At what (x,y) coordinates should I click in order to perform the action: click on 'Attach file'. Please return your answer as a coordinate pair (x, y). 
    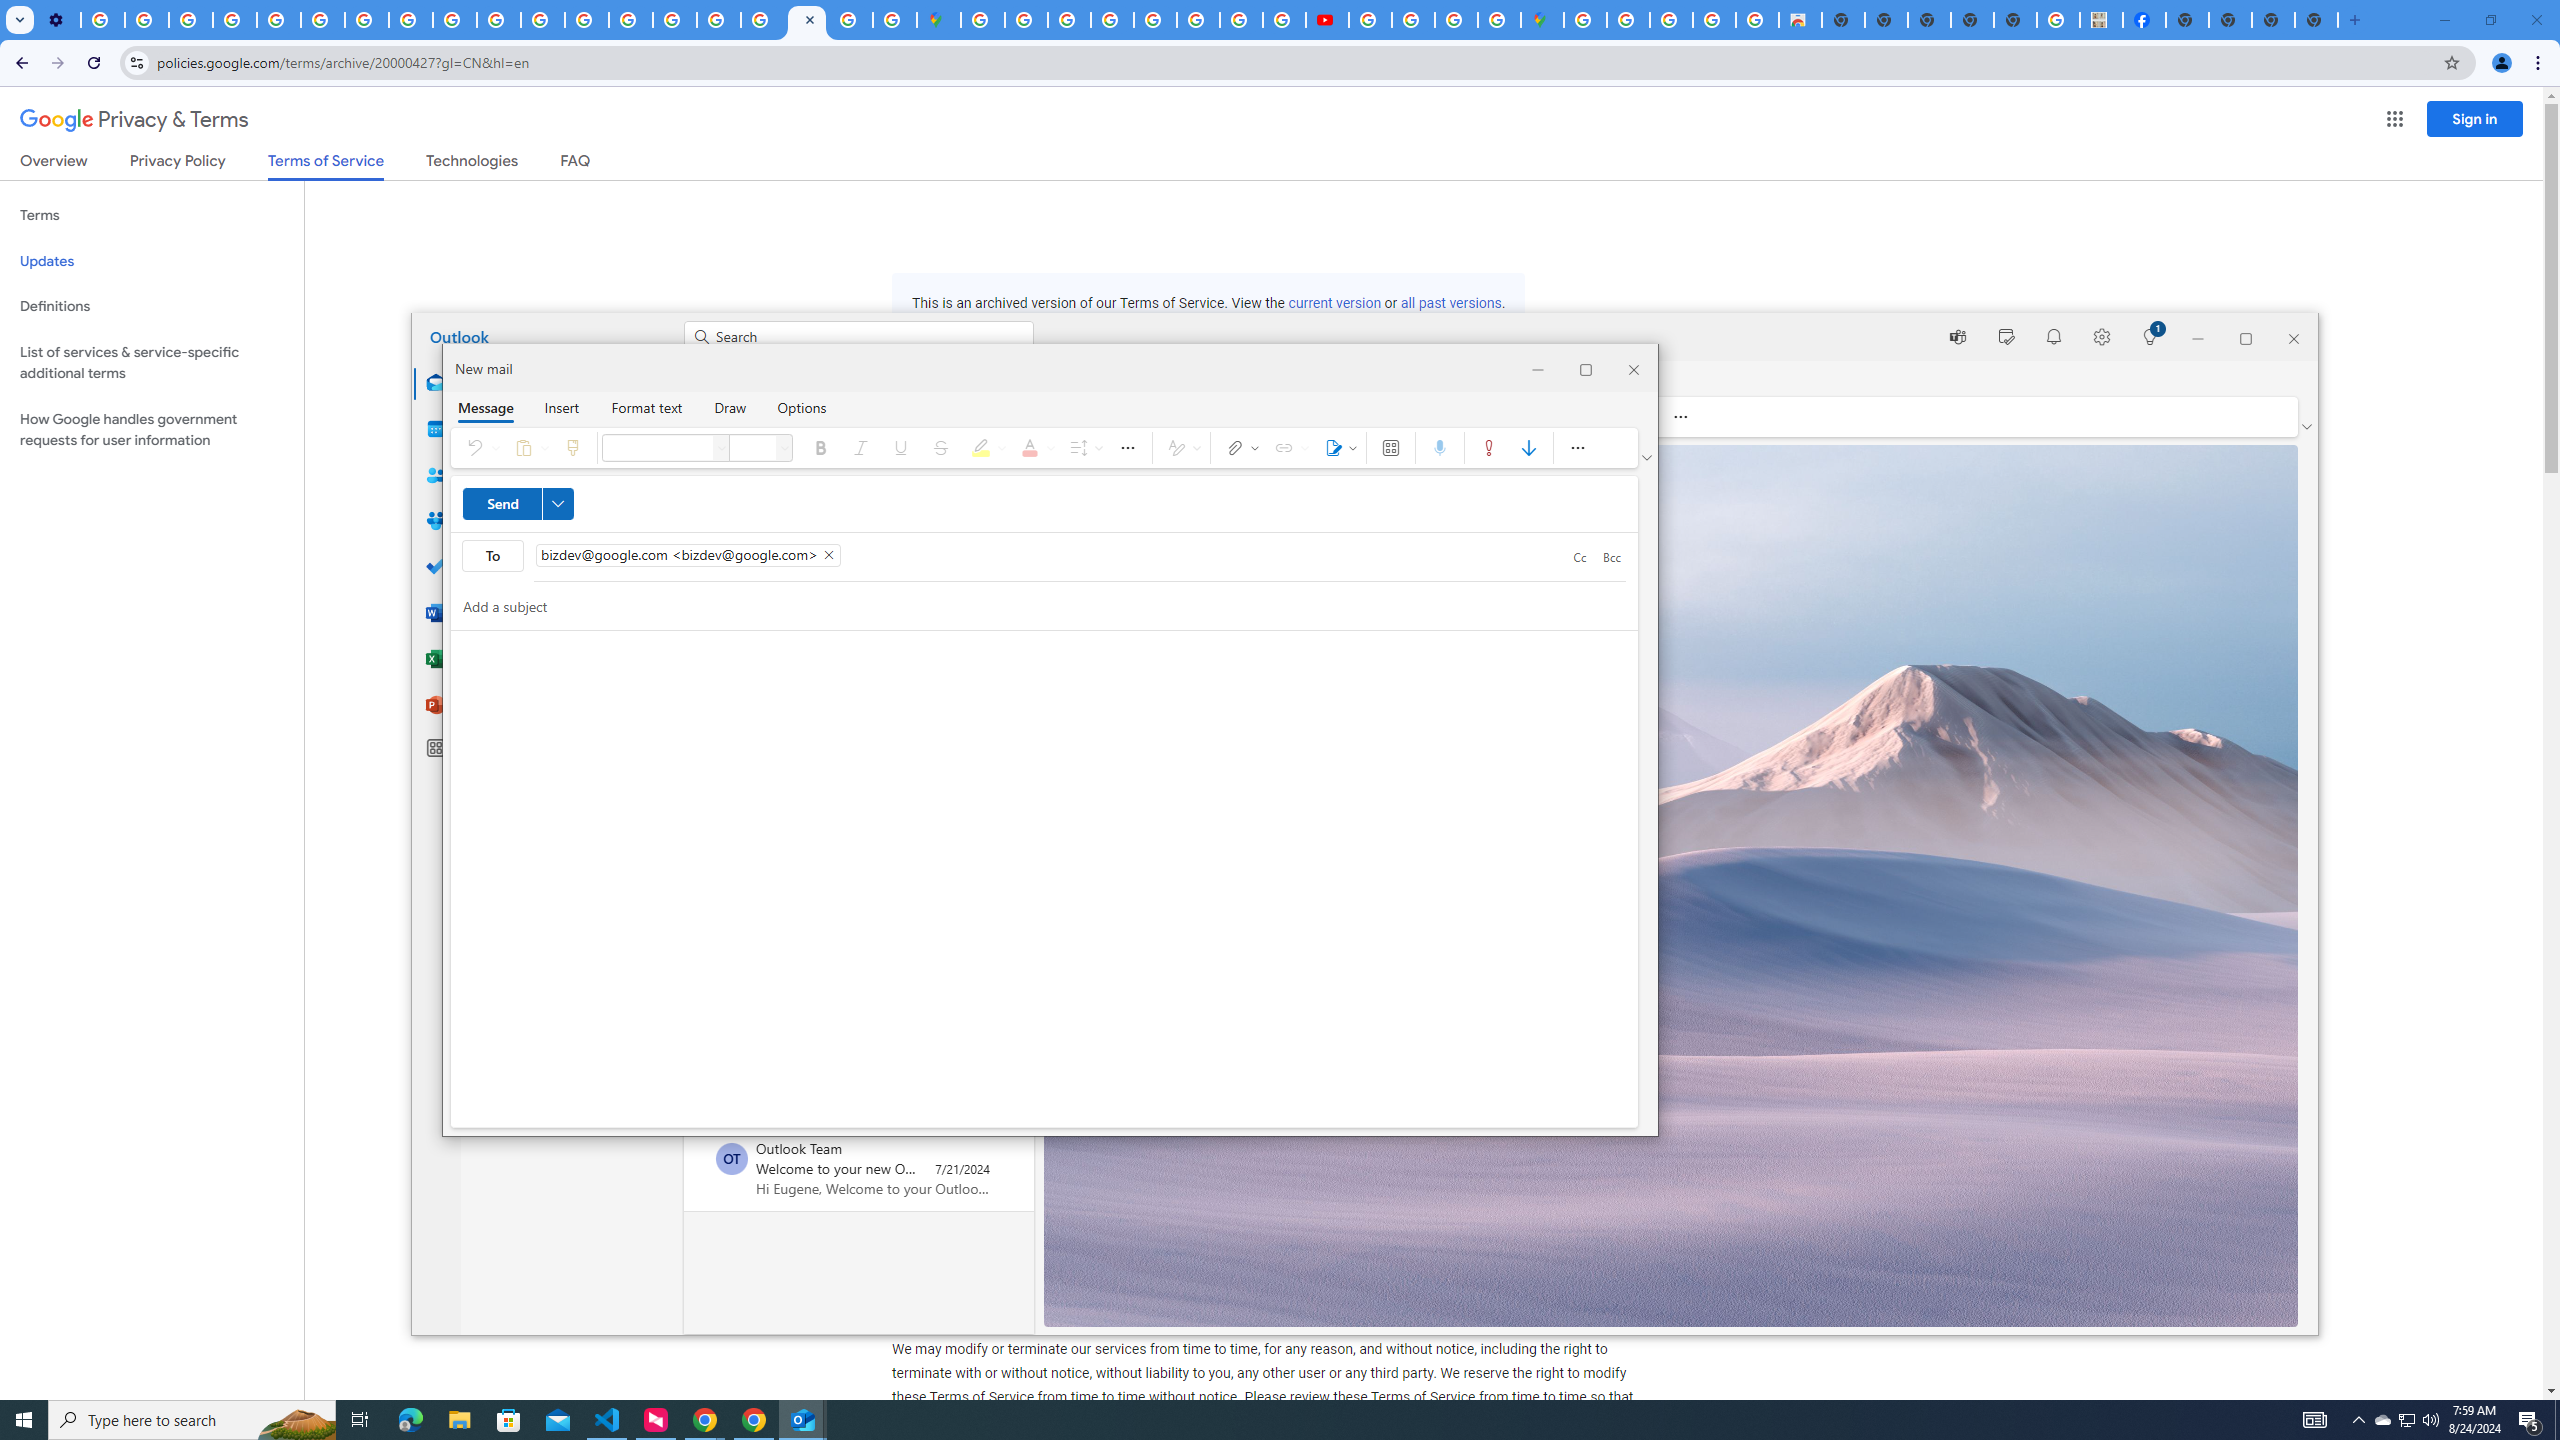
    Looking at the image, I should click on (1239, 447).